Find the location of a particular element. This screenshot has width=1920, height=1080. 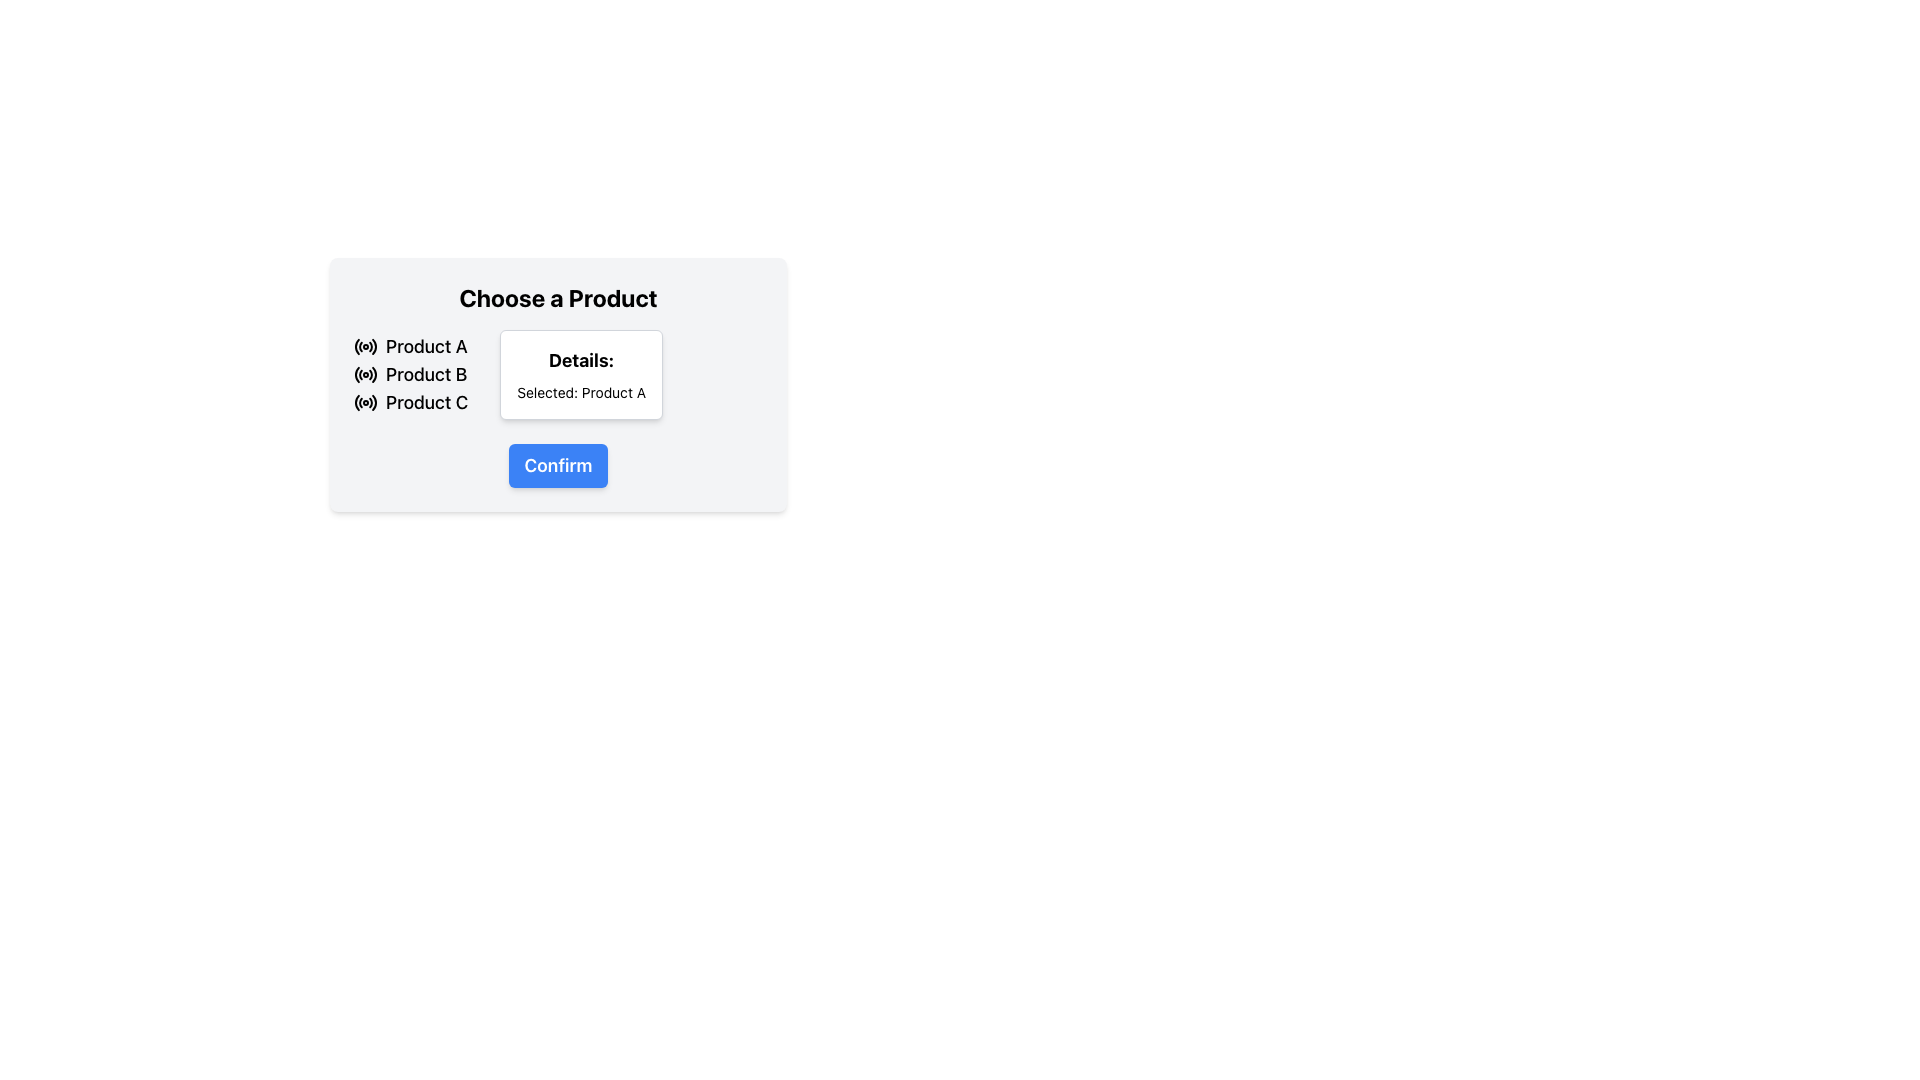

the Icon component (decorative curve within an SVG) that is styled with a black stroke and positioned within a circular icon next to the text labeled 'Product A' is located at coordinates (360, 345).